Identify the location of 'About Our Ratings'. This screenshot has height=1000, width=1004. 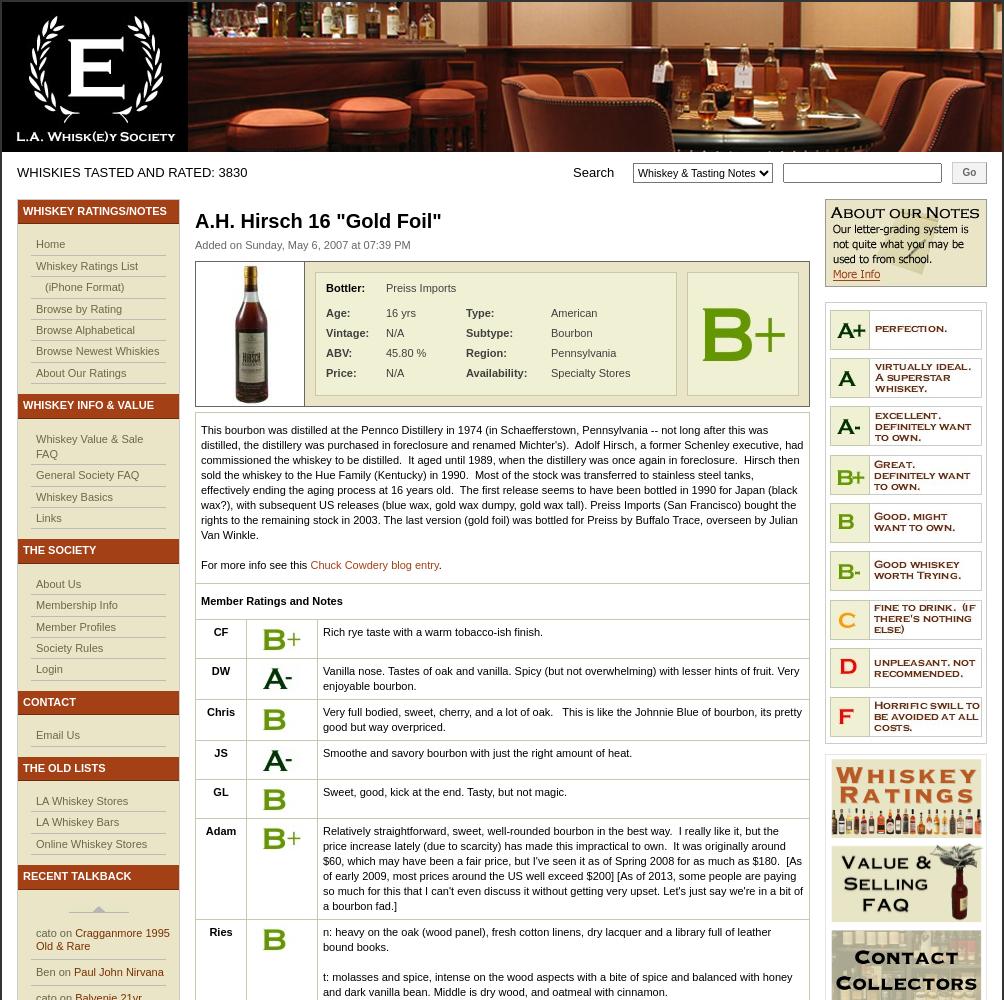
(36, 371).